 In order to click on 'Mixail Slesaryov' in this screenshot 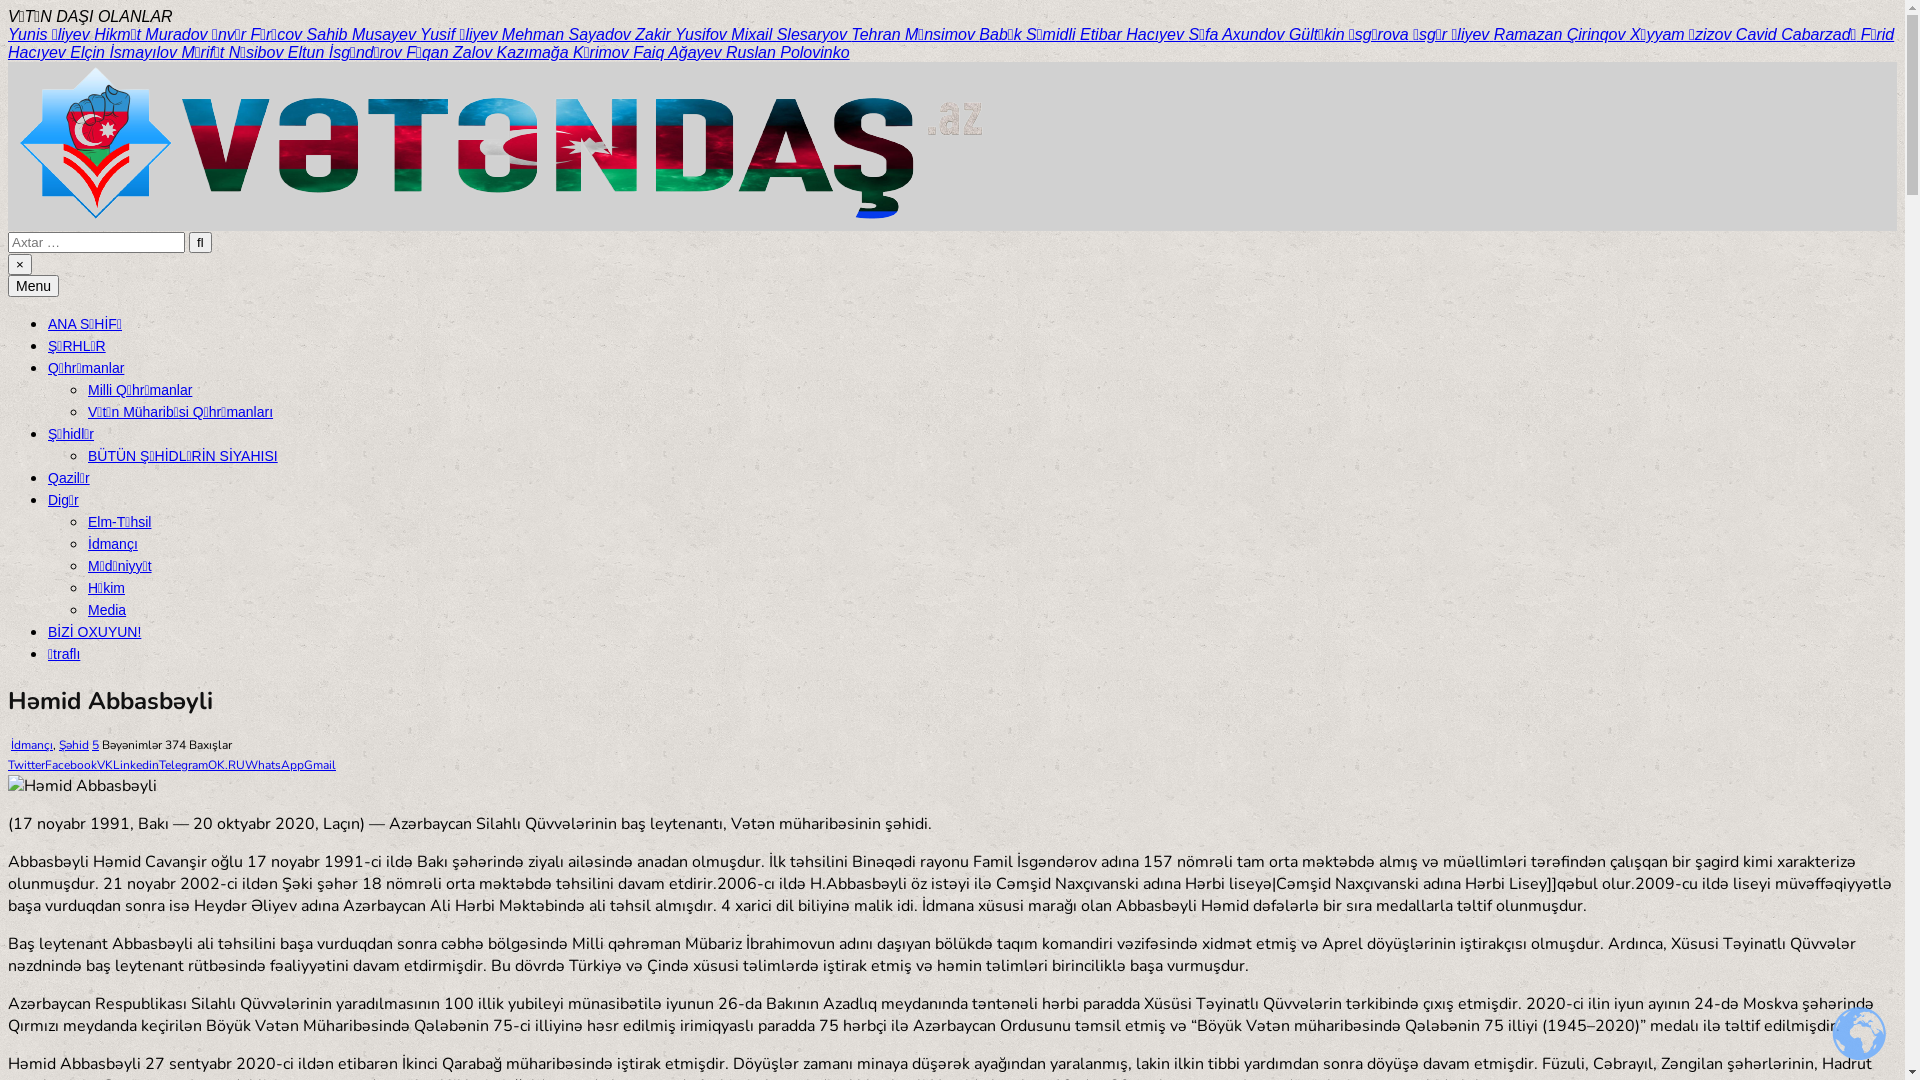, I will do `click(790, 34)`.